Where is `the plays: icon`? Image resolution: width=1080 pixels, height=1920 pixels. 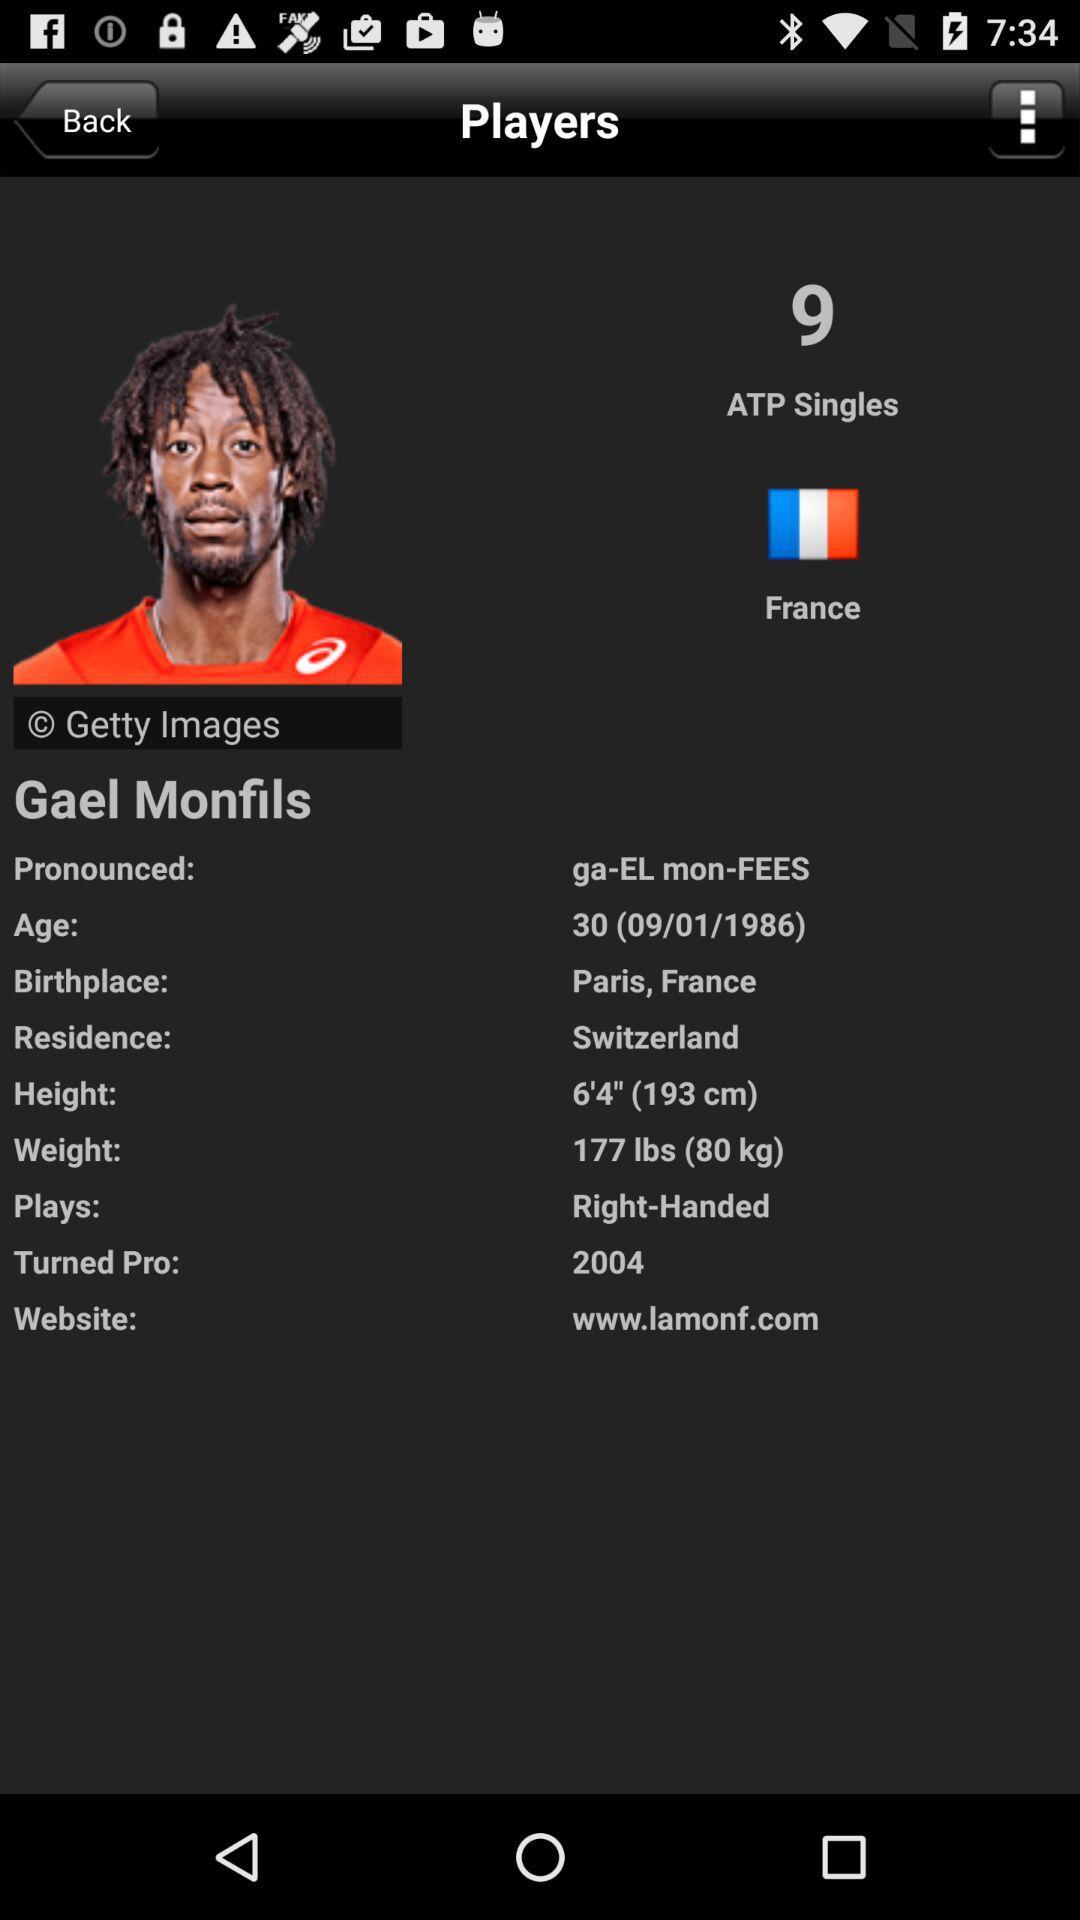 the plays: icon is located at coordinates (292, 1203).